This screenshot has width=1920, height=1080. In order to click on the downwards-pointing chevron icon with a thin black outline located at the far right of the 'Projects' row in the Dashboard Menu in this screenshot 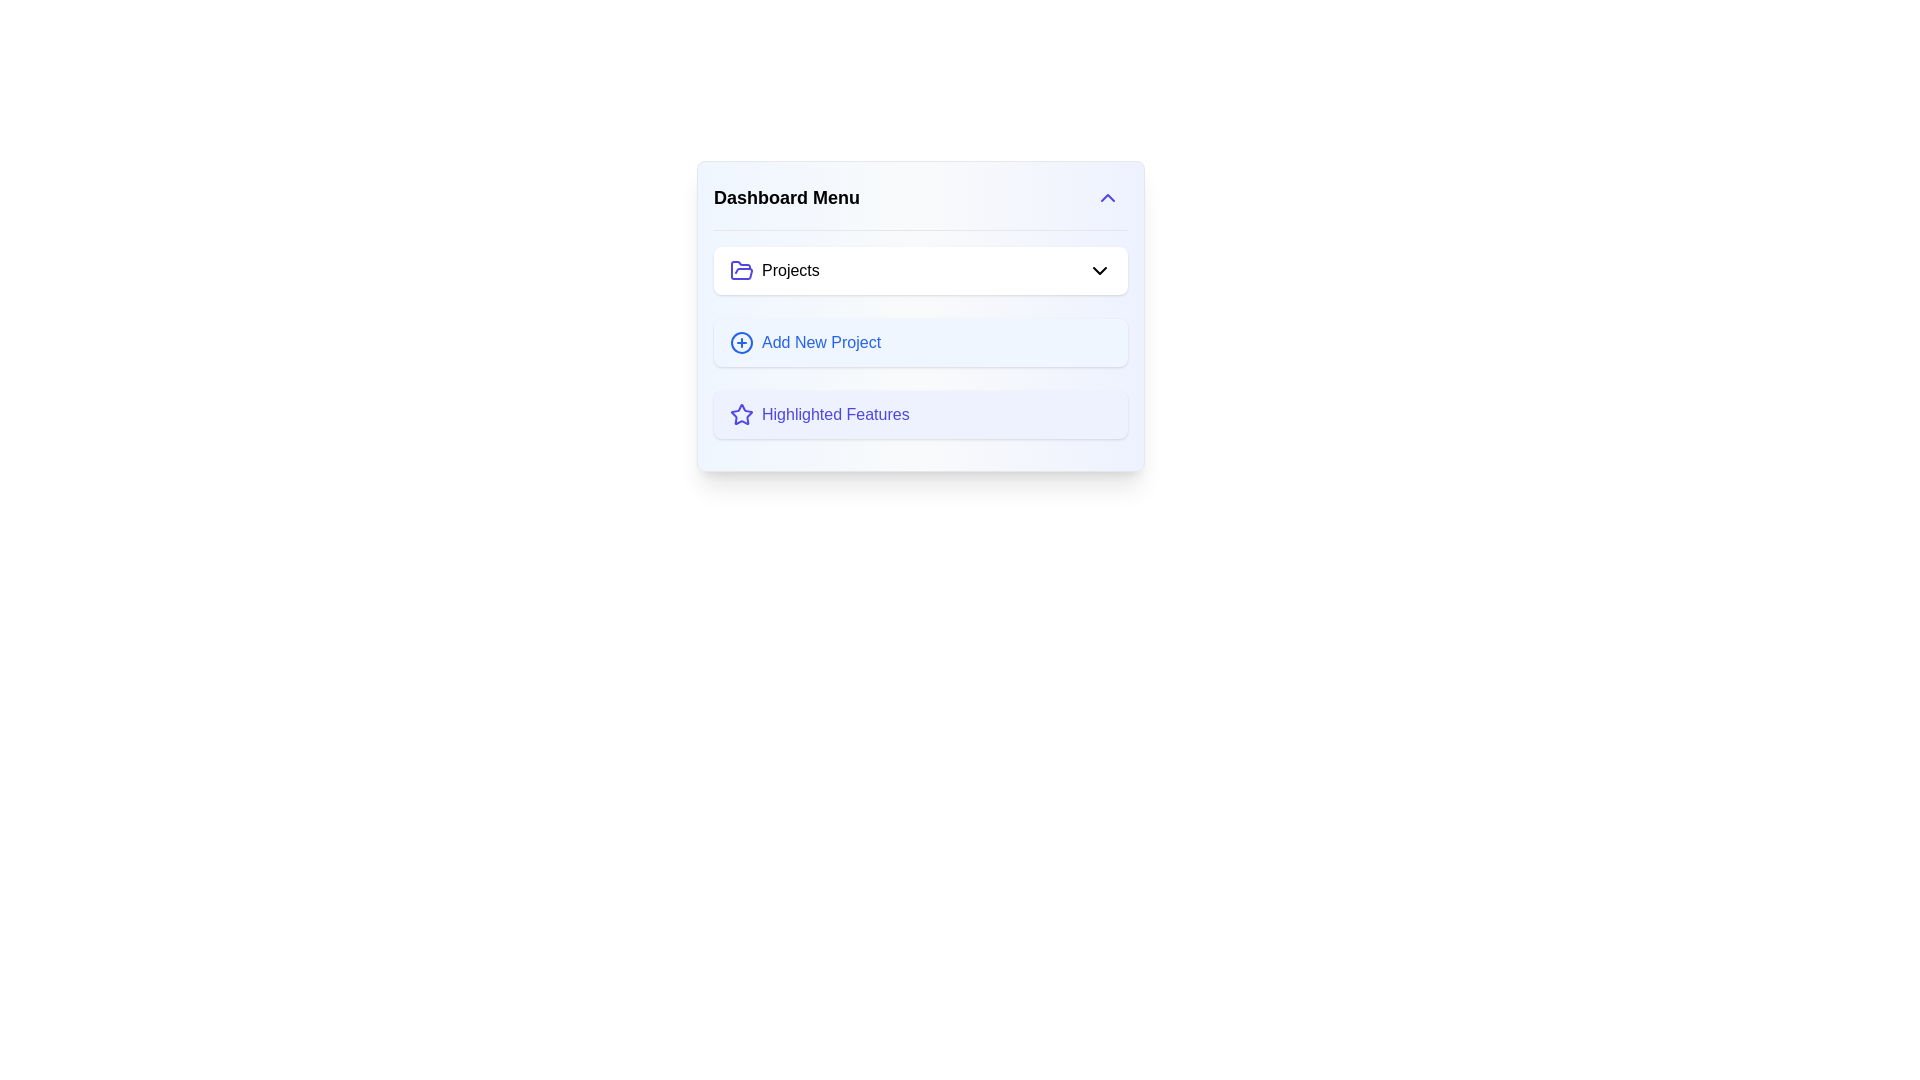, I will do `click(1098, 270)`.